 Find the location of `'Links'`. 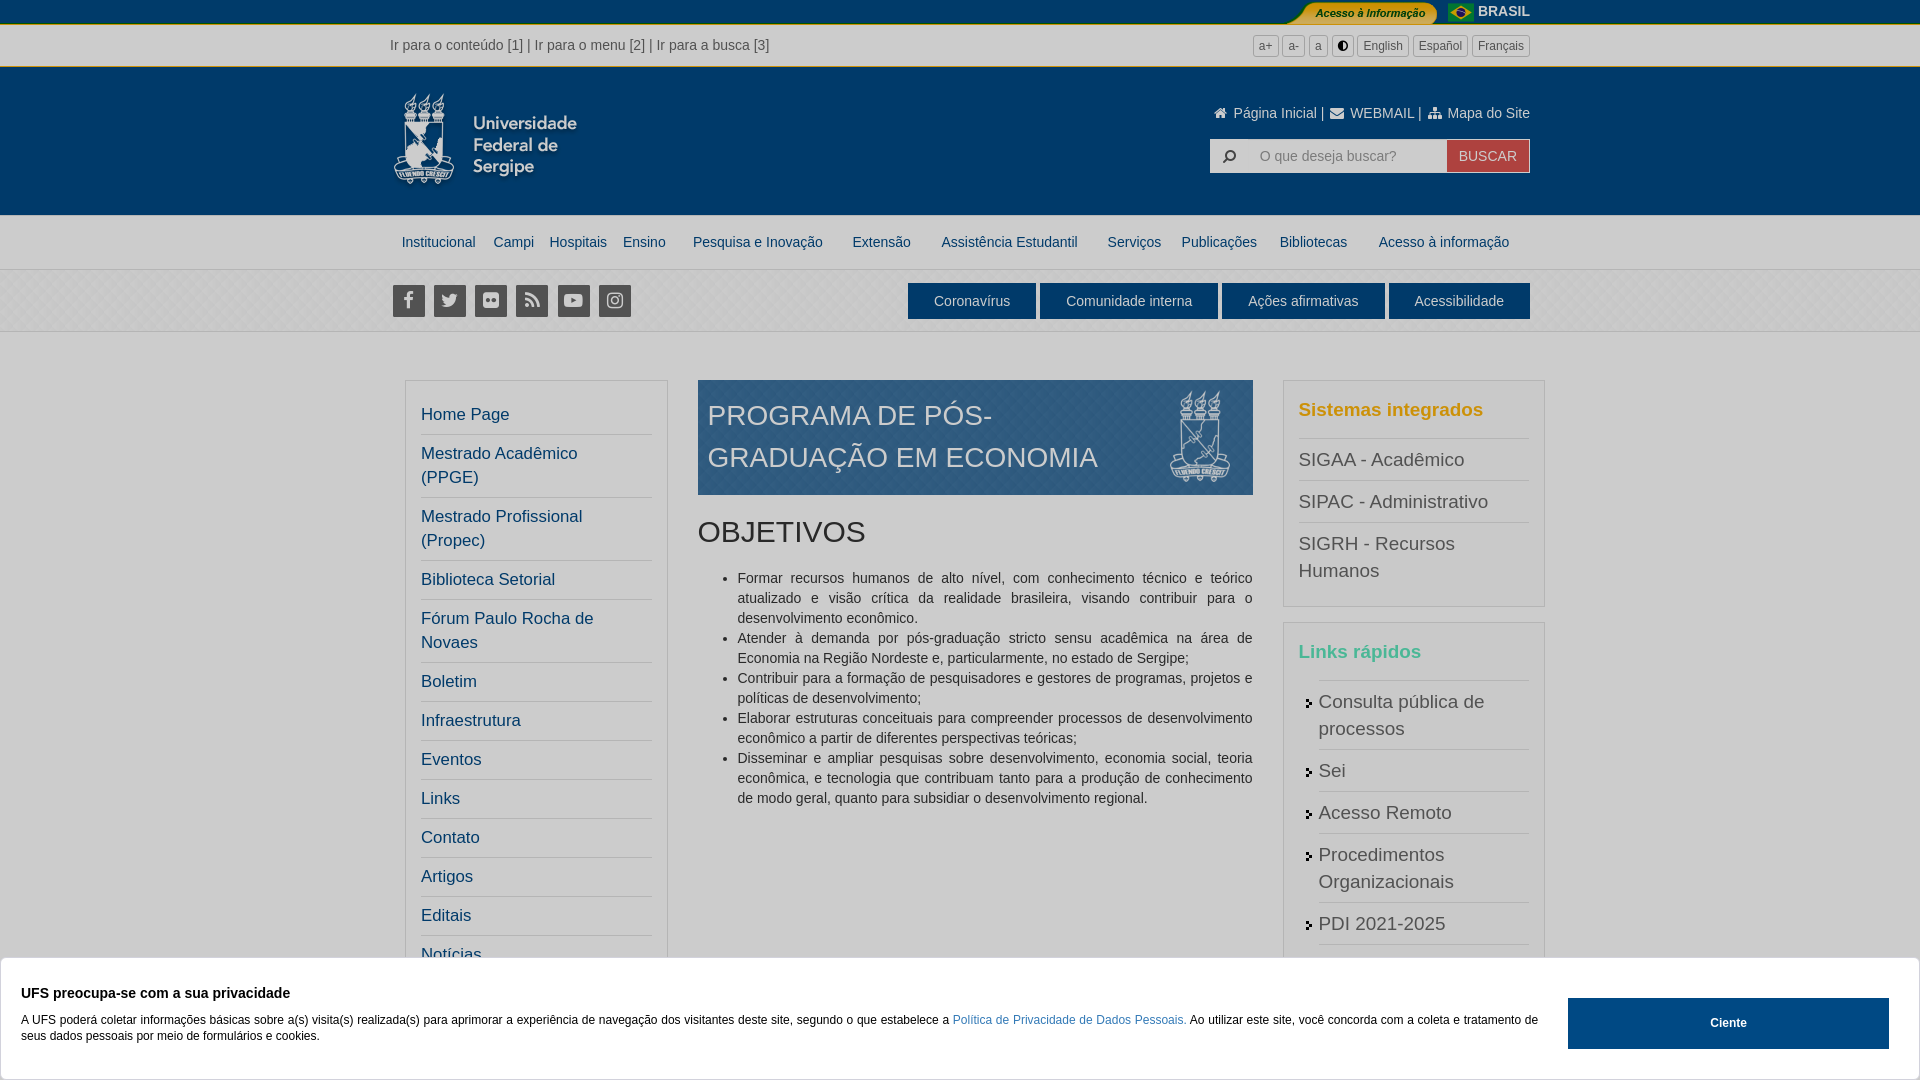

'Links' is located at coordinates (439, 797).